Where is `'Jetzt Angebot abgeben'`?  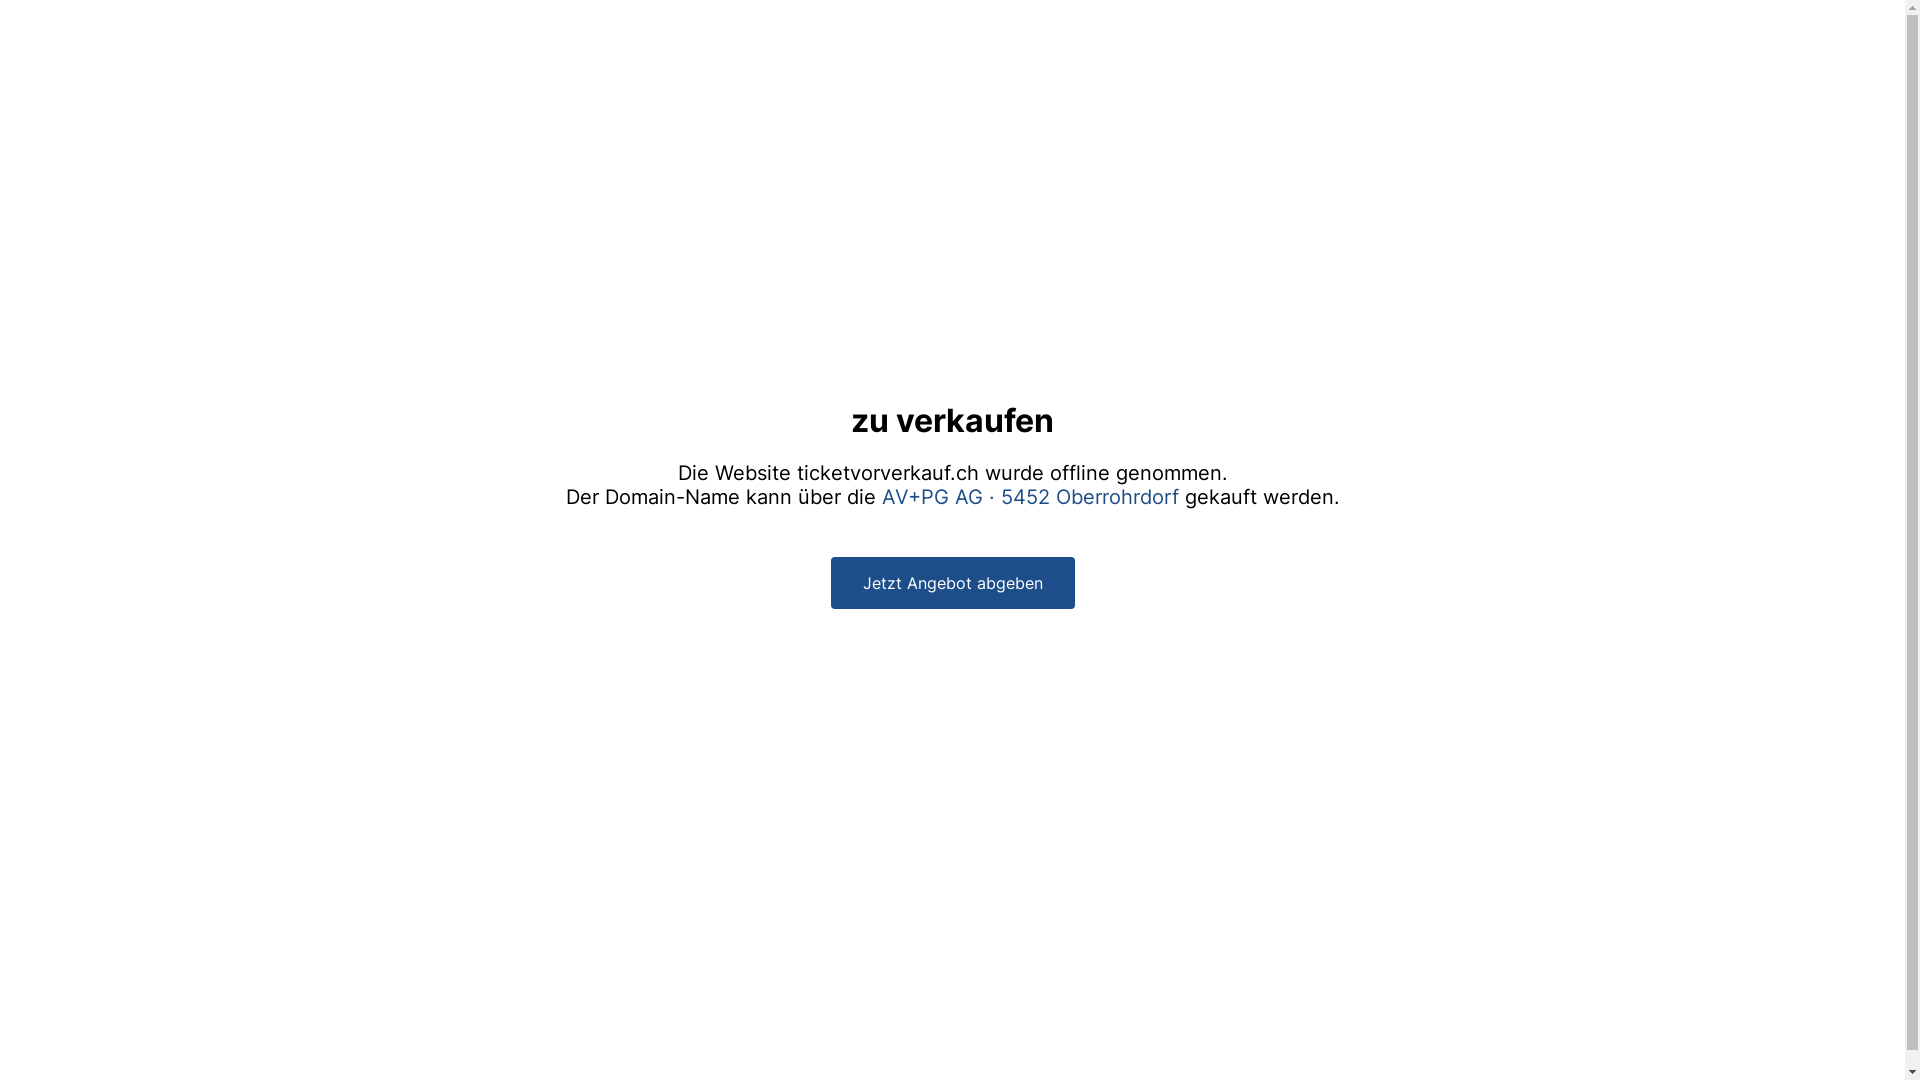 'Jetzt Angebot abgeben' is located at coordinates (950, 582).